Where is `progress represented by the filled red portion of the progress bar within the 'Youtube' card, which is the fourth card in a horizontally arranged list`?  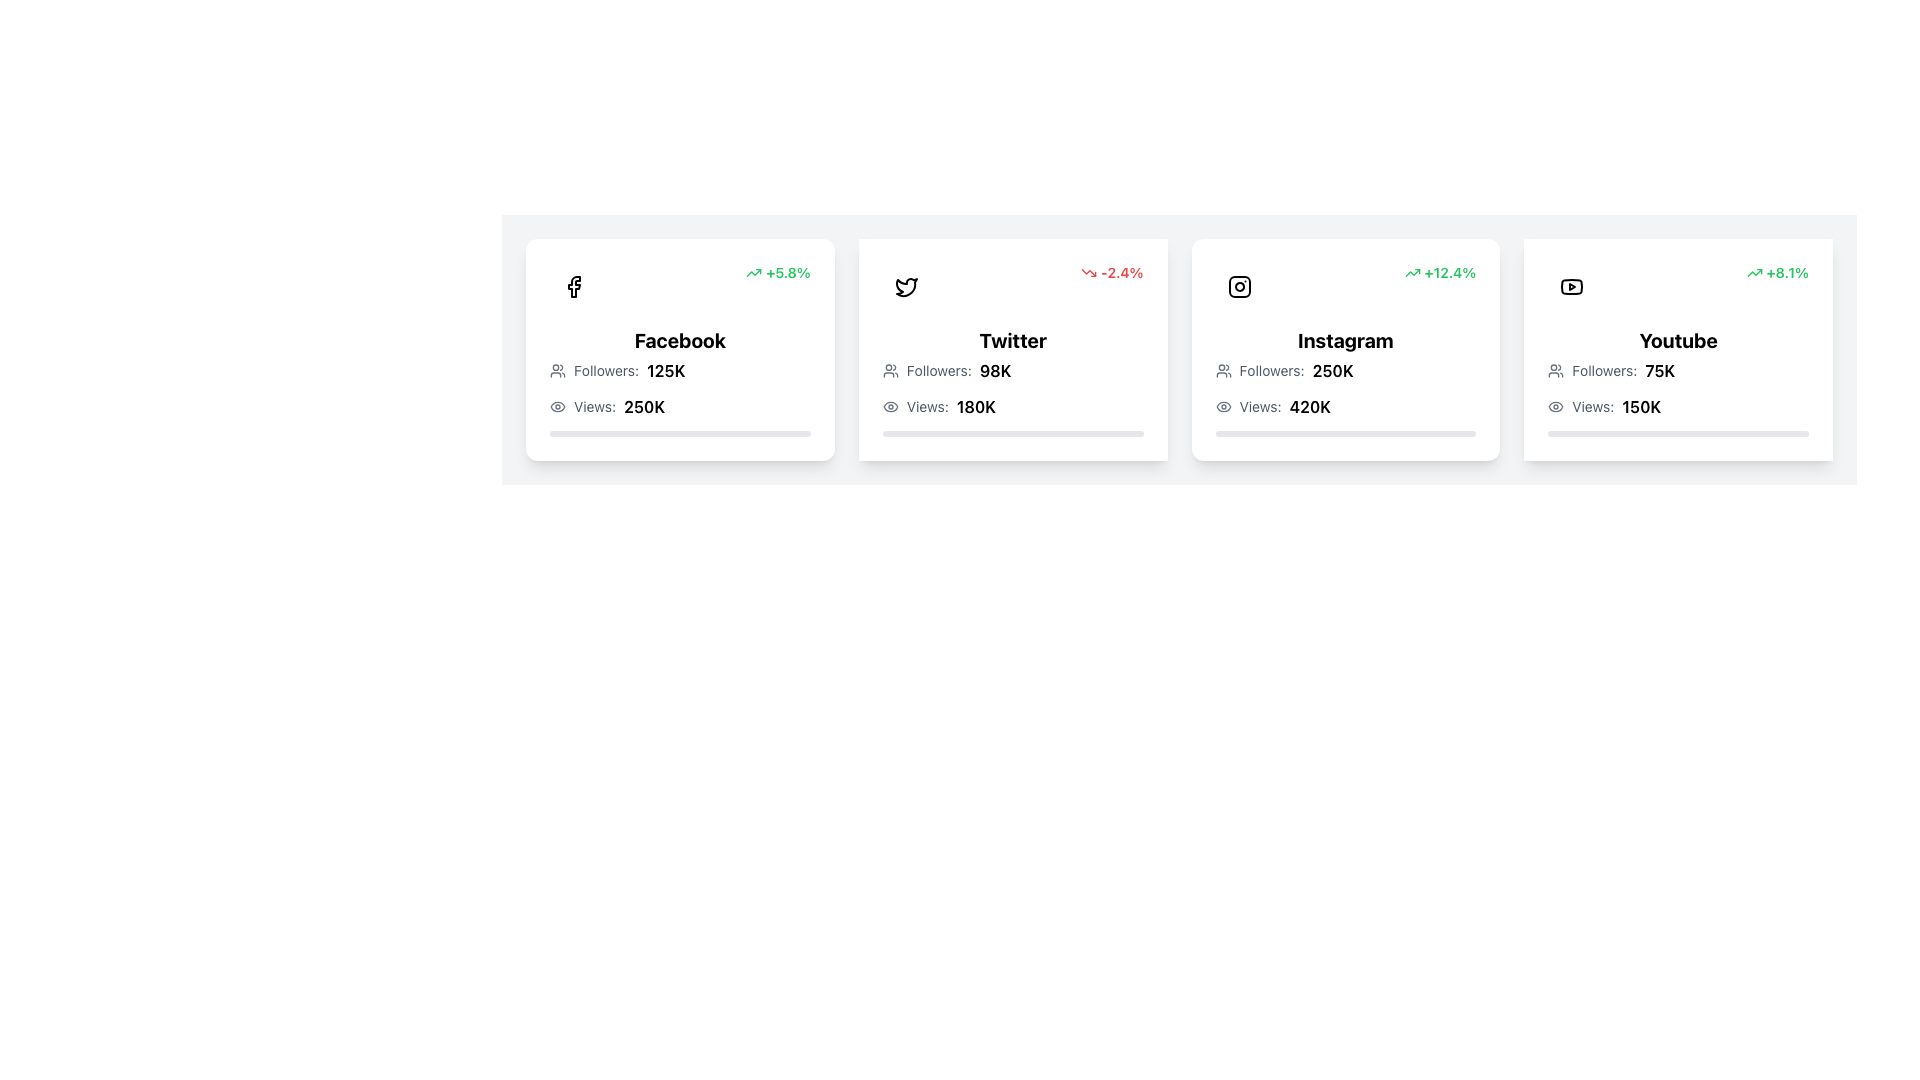 progress represented by the filled red portion of the progress bar within the 'Youtube' card, which is the fourth card in a horizontally arranged list is located at coordinates (1626, 433).